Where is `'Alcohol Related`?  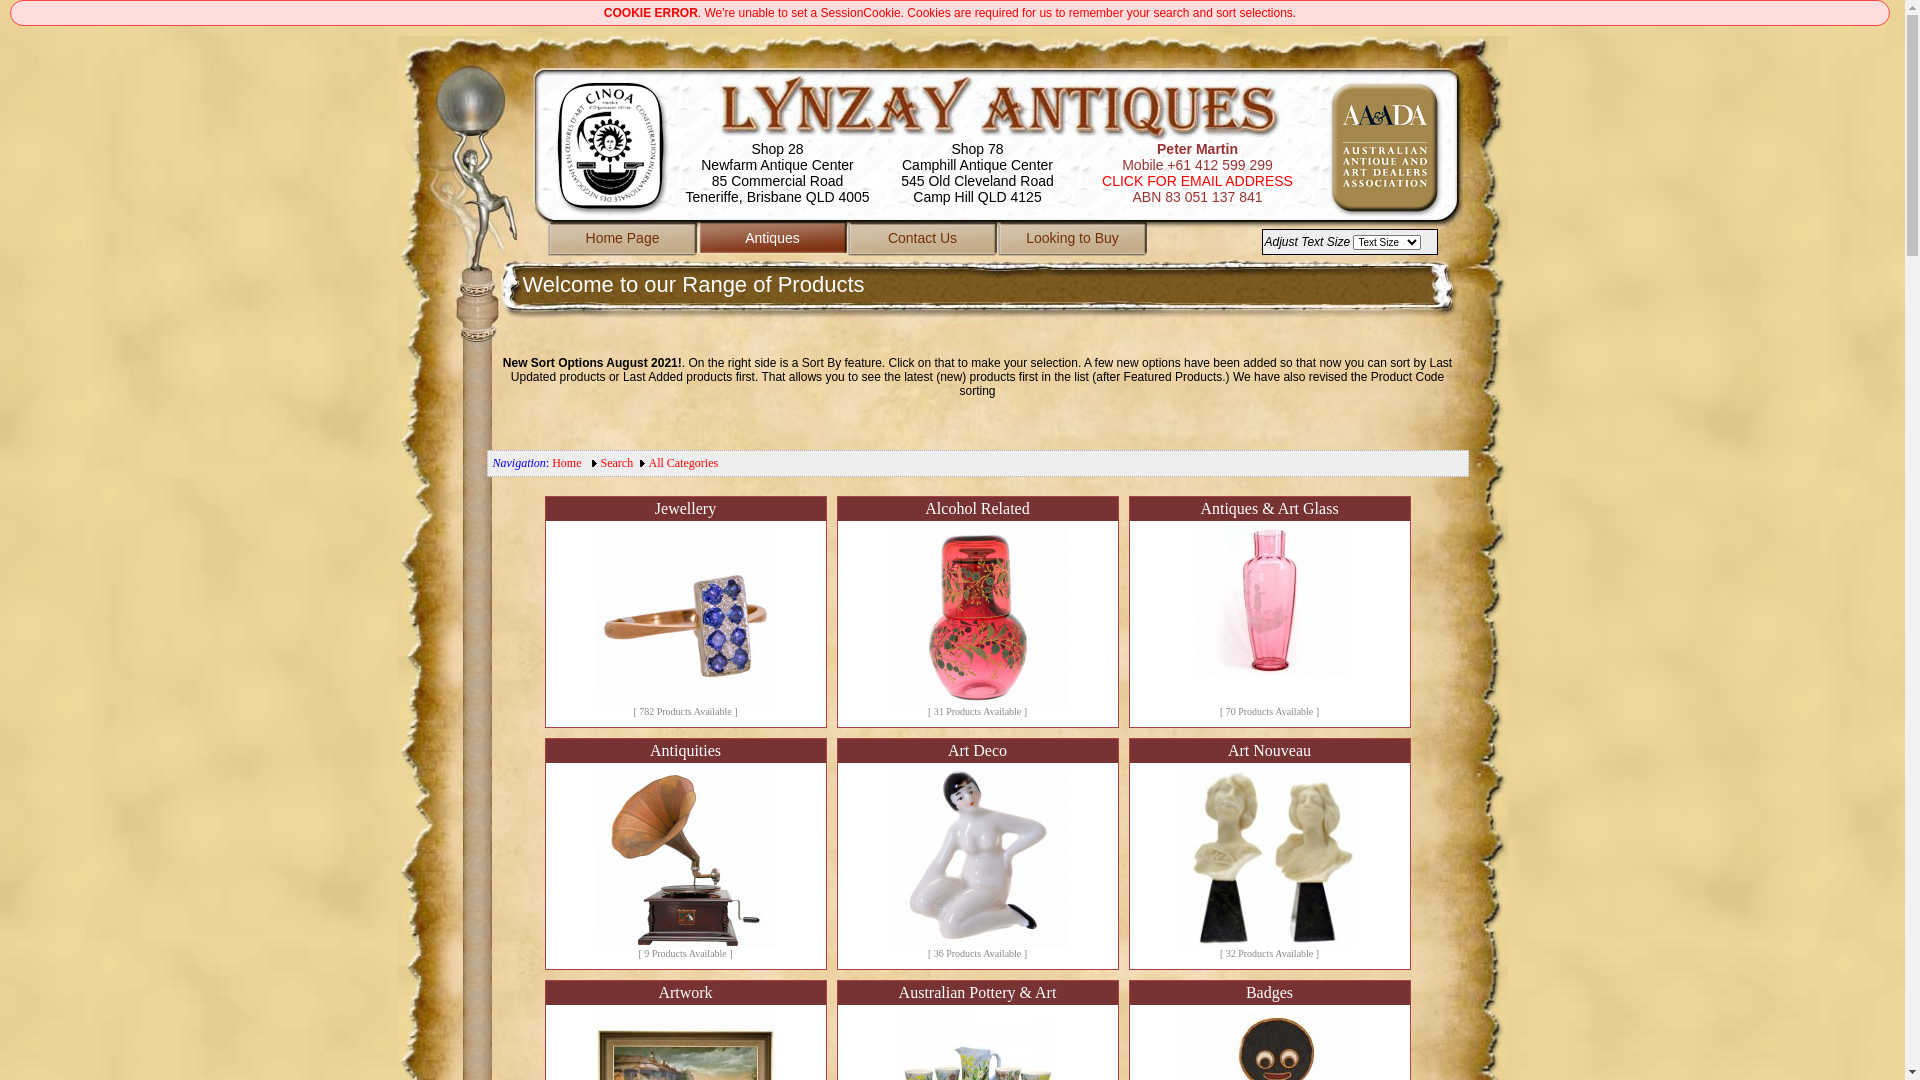 'Alcohol Related is located at coordinates (977, 611).